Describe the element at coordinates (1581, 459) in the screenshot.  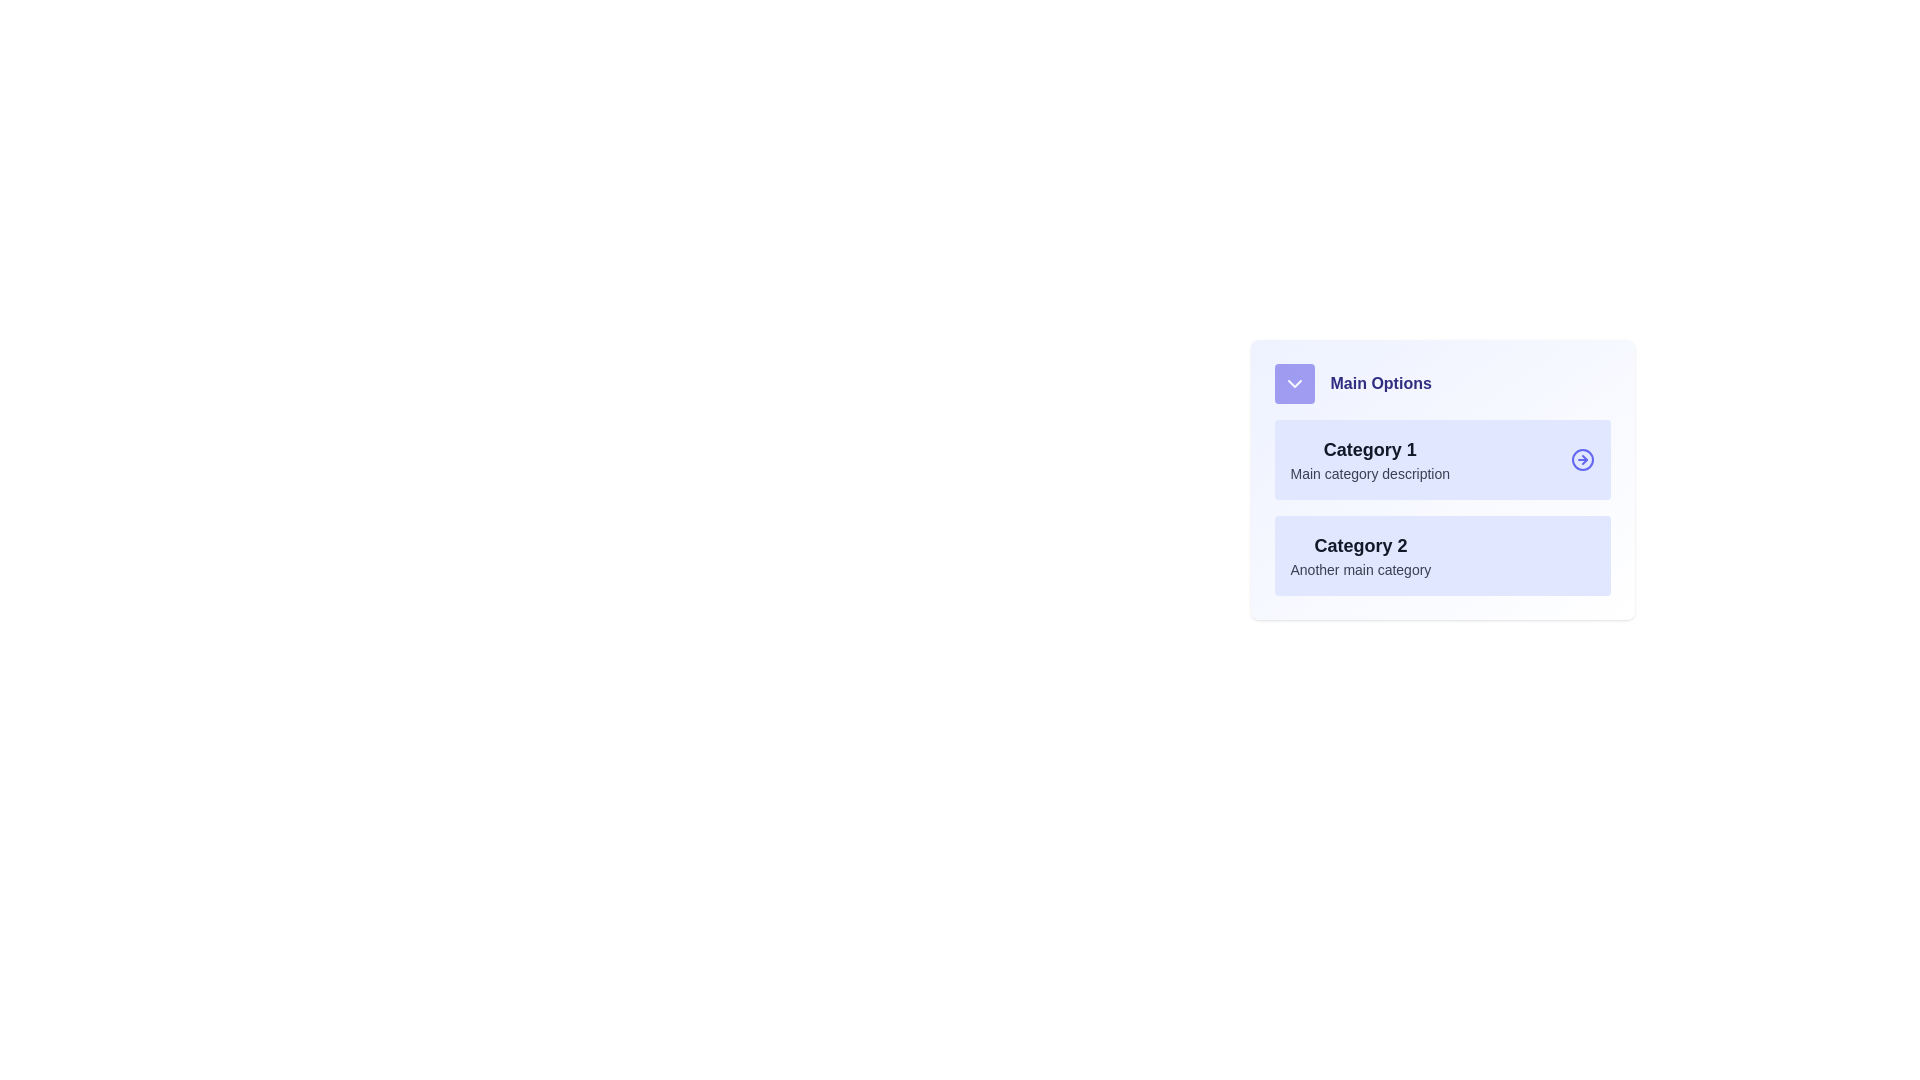
I see `the circular icon with a rightward-pointing arrow that has a blue outline, located to the right of the text 'Category 1' and 'Main category description'` at that location.